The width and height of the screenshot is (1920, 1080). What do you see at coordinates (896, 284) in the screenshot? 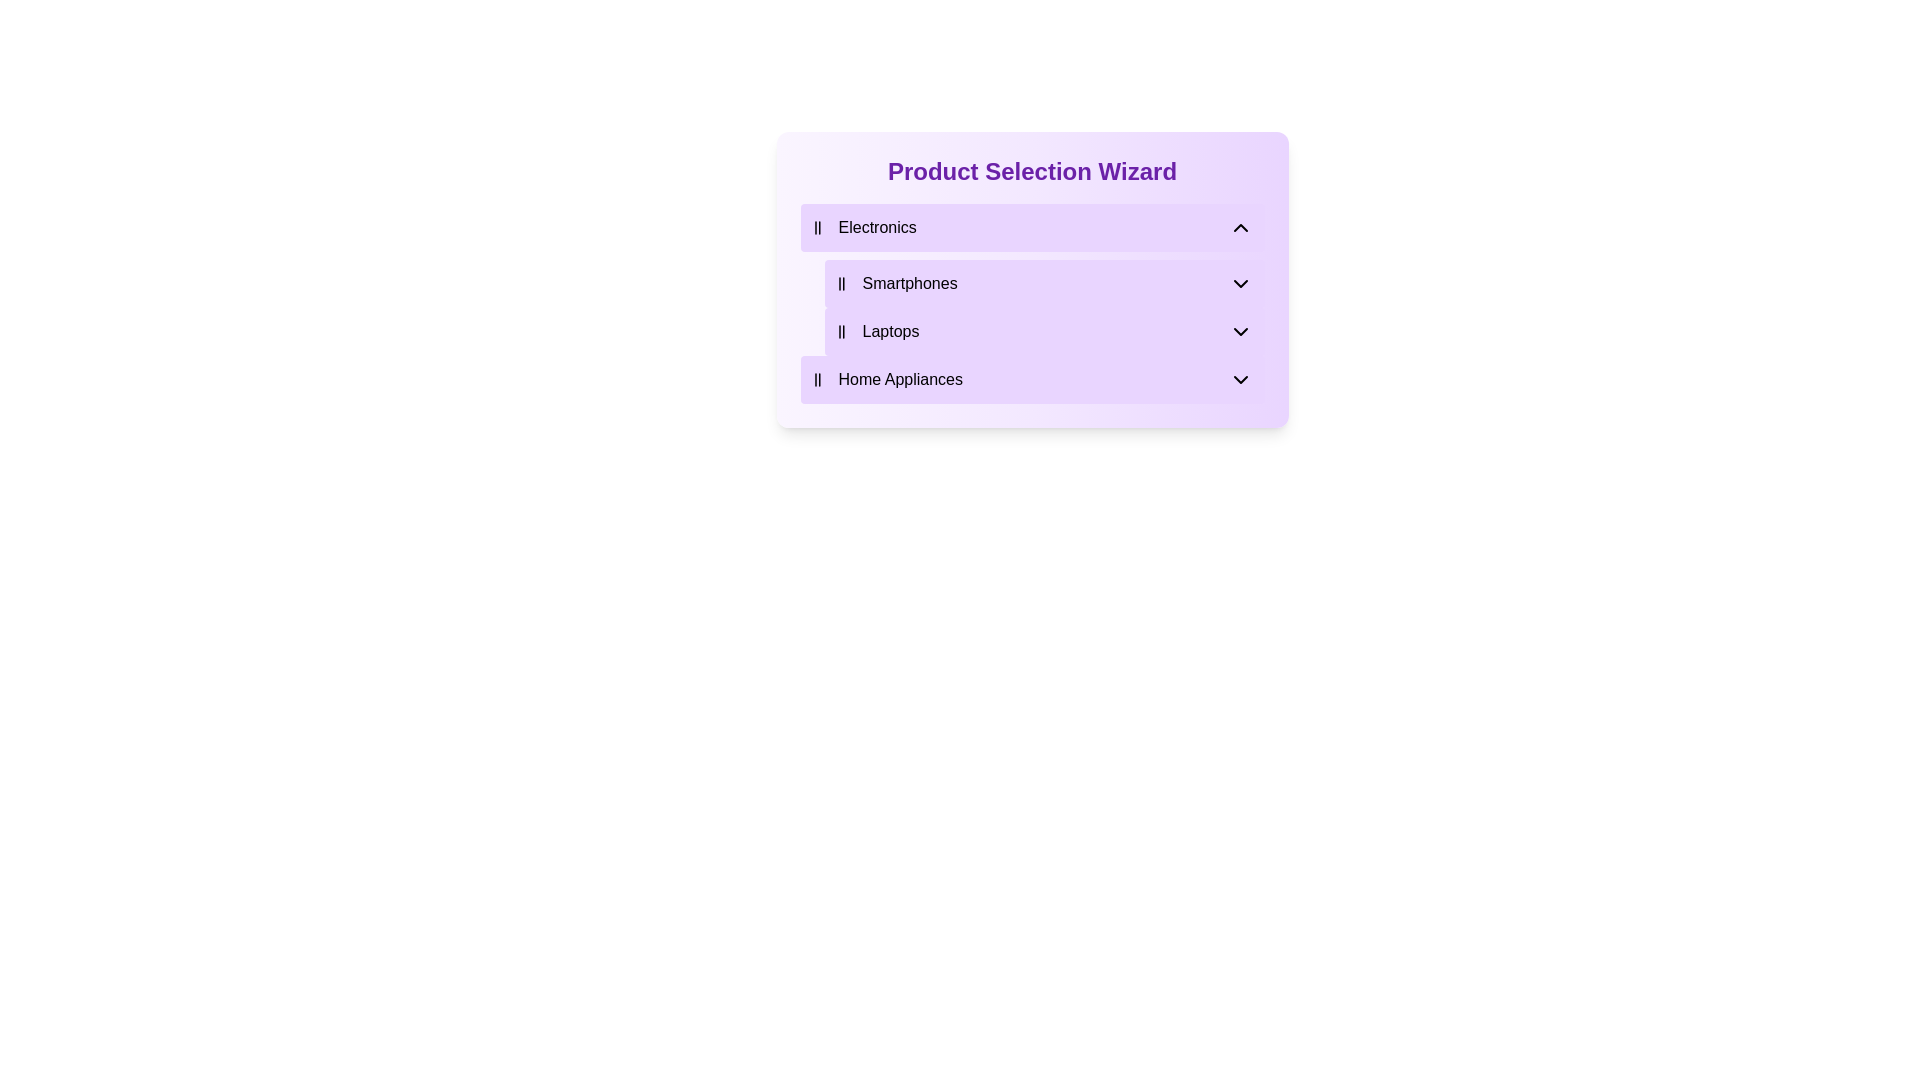
I see `label 'Smartphones' with accompanying icon on a light purple background, located under the 'Electronics' category, between 'Laptops' and 'Home Appliances'` at bounding box center [896, 284].